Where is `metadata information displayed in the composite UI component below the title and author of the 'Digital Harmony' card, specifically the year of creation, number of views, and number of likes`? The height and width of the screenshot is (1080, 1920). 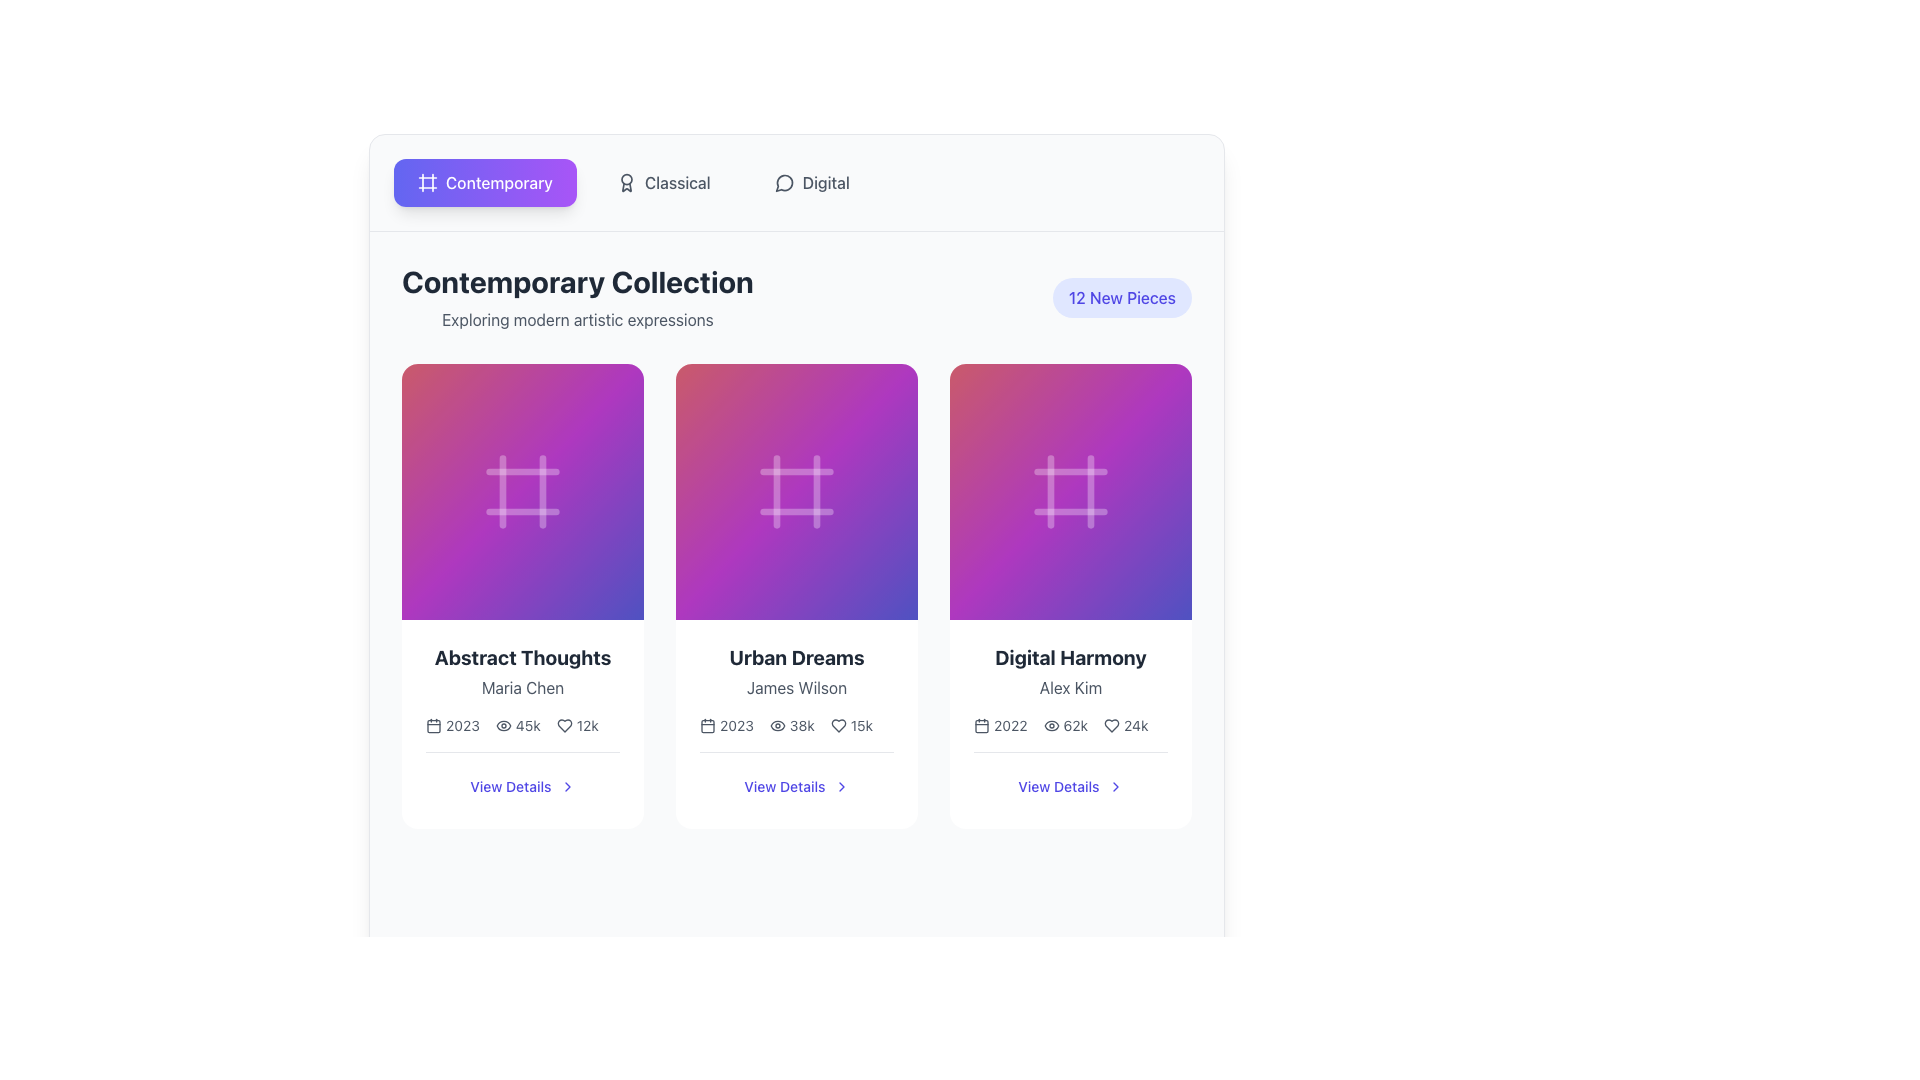 metadata information displayed in the composite UI component below the title and author of the 'Digital Harmony' card, specifically the year of creation, number of views, and number of likes is located at coordinates (1069, 725).